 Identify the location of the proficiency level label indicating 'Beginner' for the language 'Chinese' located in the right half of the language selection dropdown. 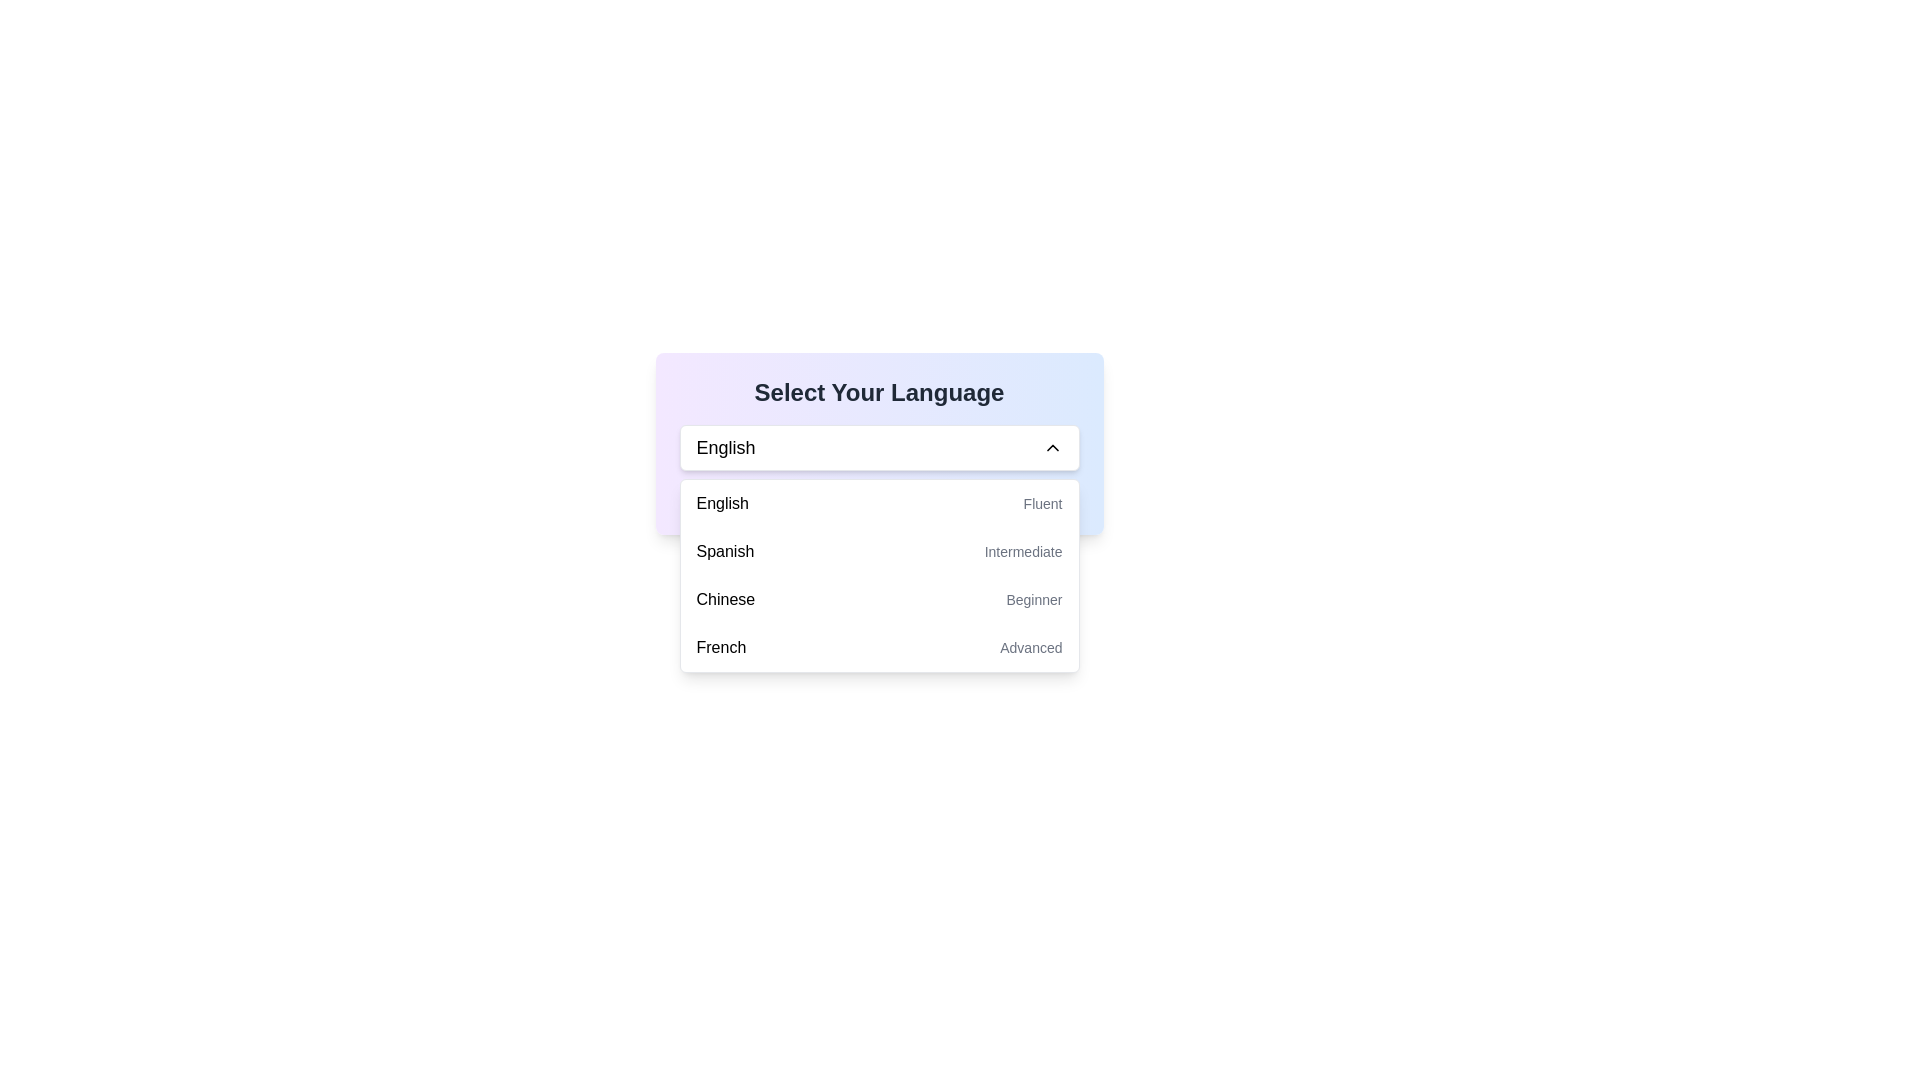
(1034, 599).